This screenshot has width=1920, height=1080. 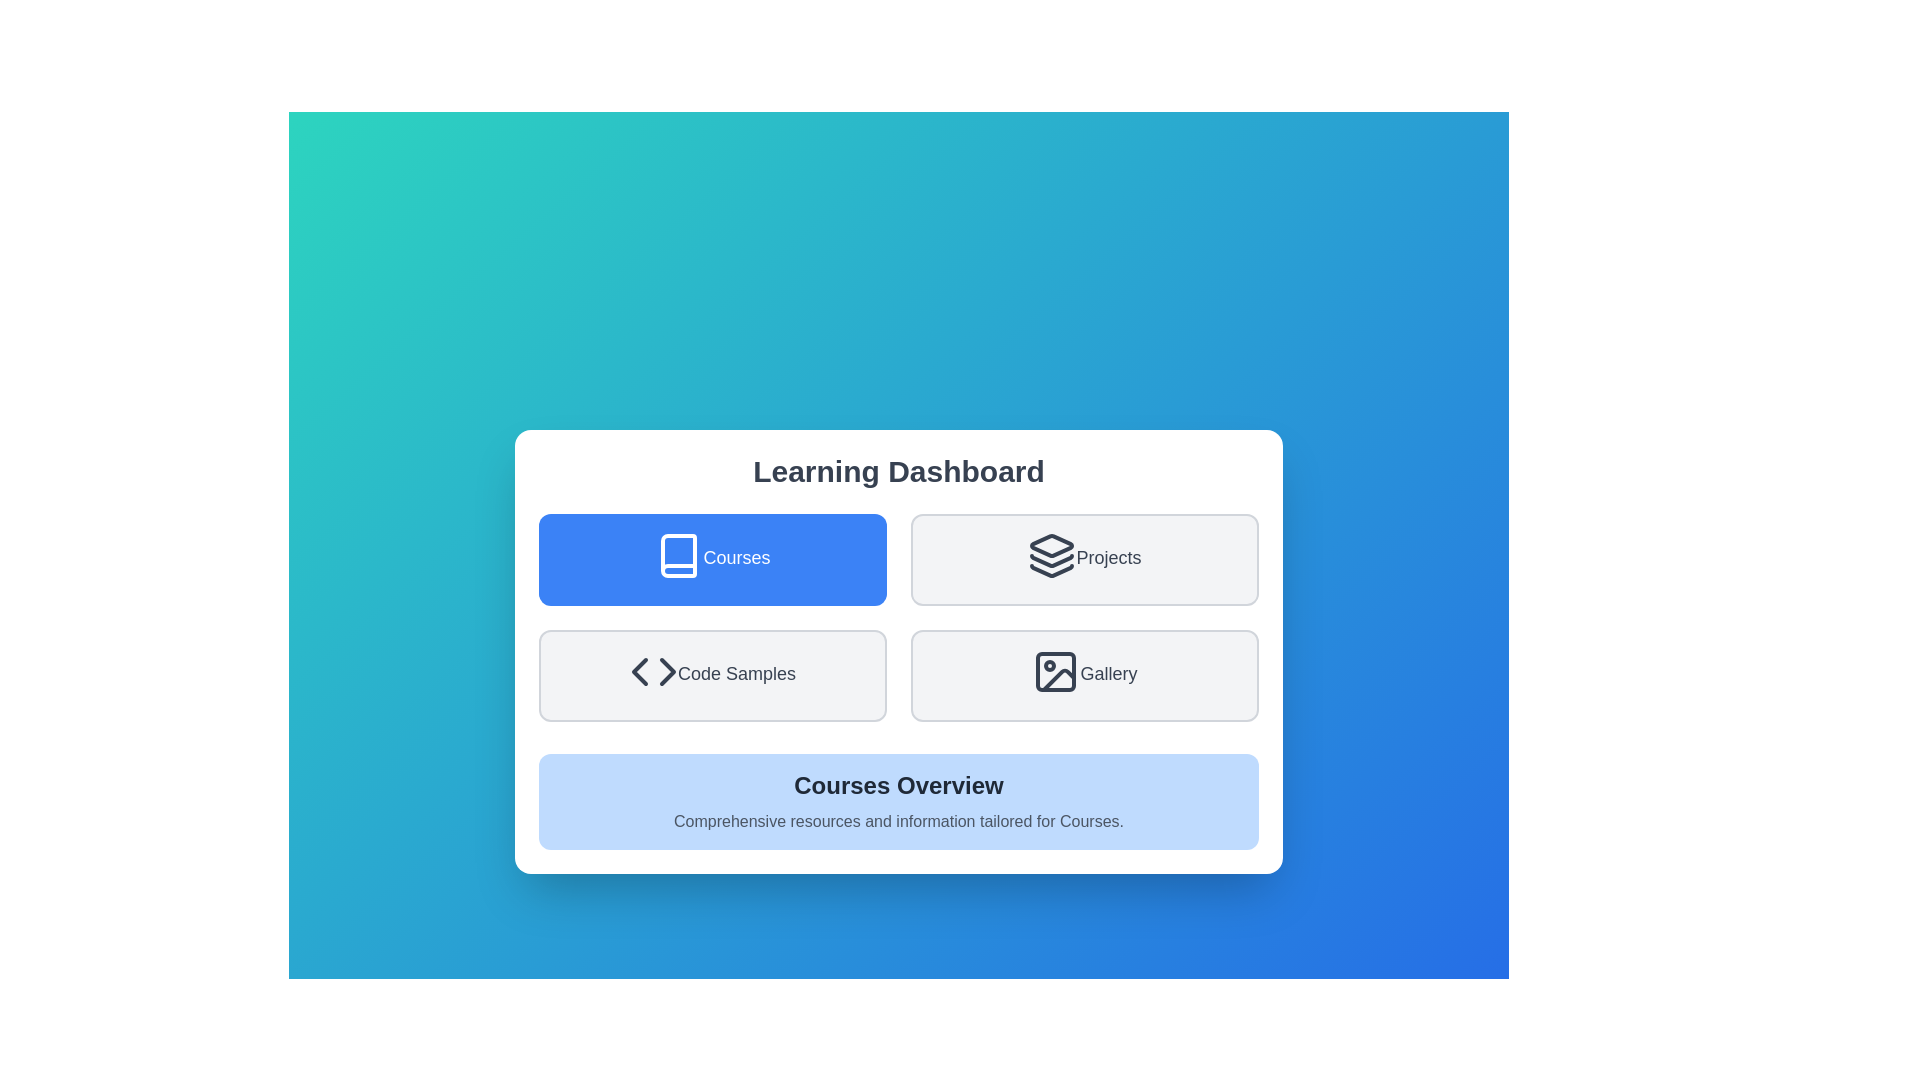 I want to click on the Gallery button to select it, so click(x=1083, y=675).